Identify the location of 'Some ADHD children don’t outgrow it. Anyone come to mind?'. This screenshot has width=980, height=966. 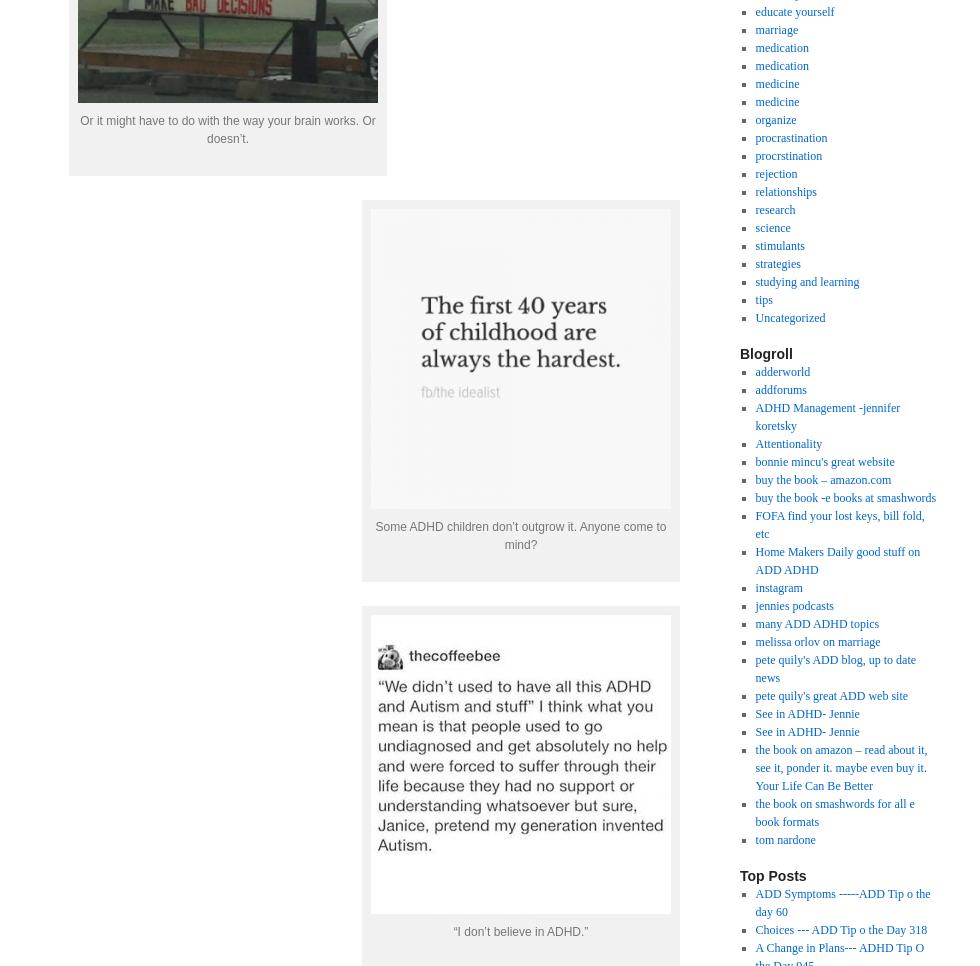
(520, 534).